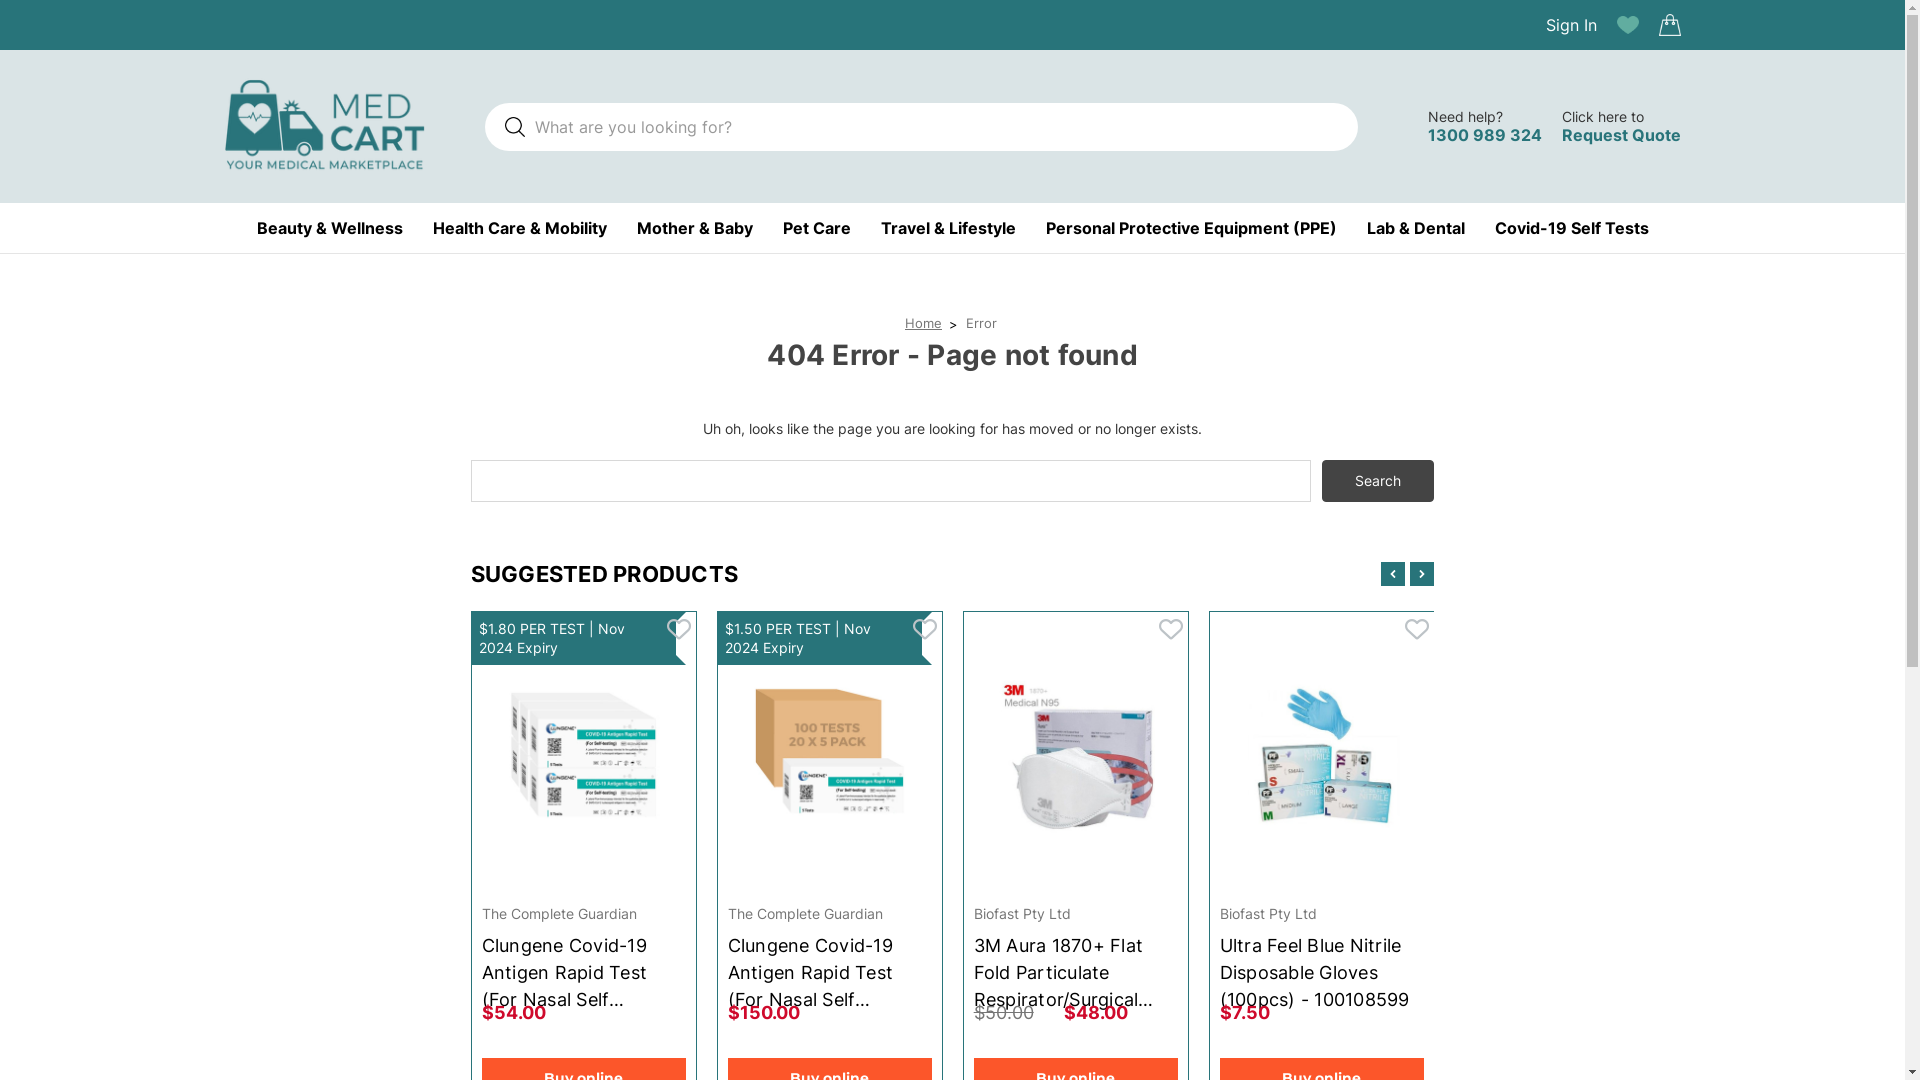 This screenshot has width=1920, height=1080. Describe the element at coordinates (922, 322) in the screenshot. I see `'Home'` at that location.